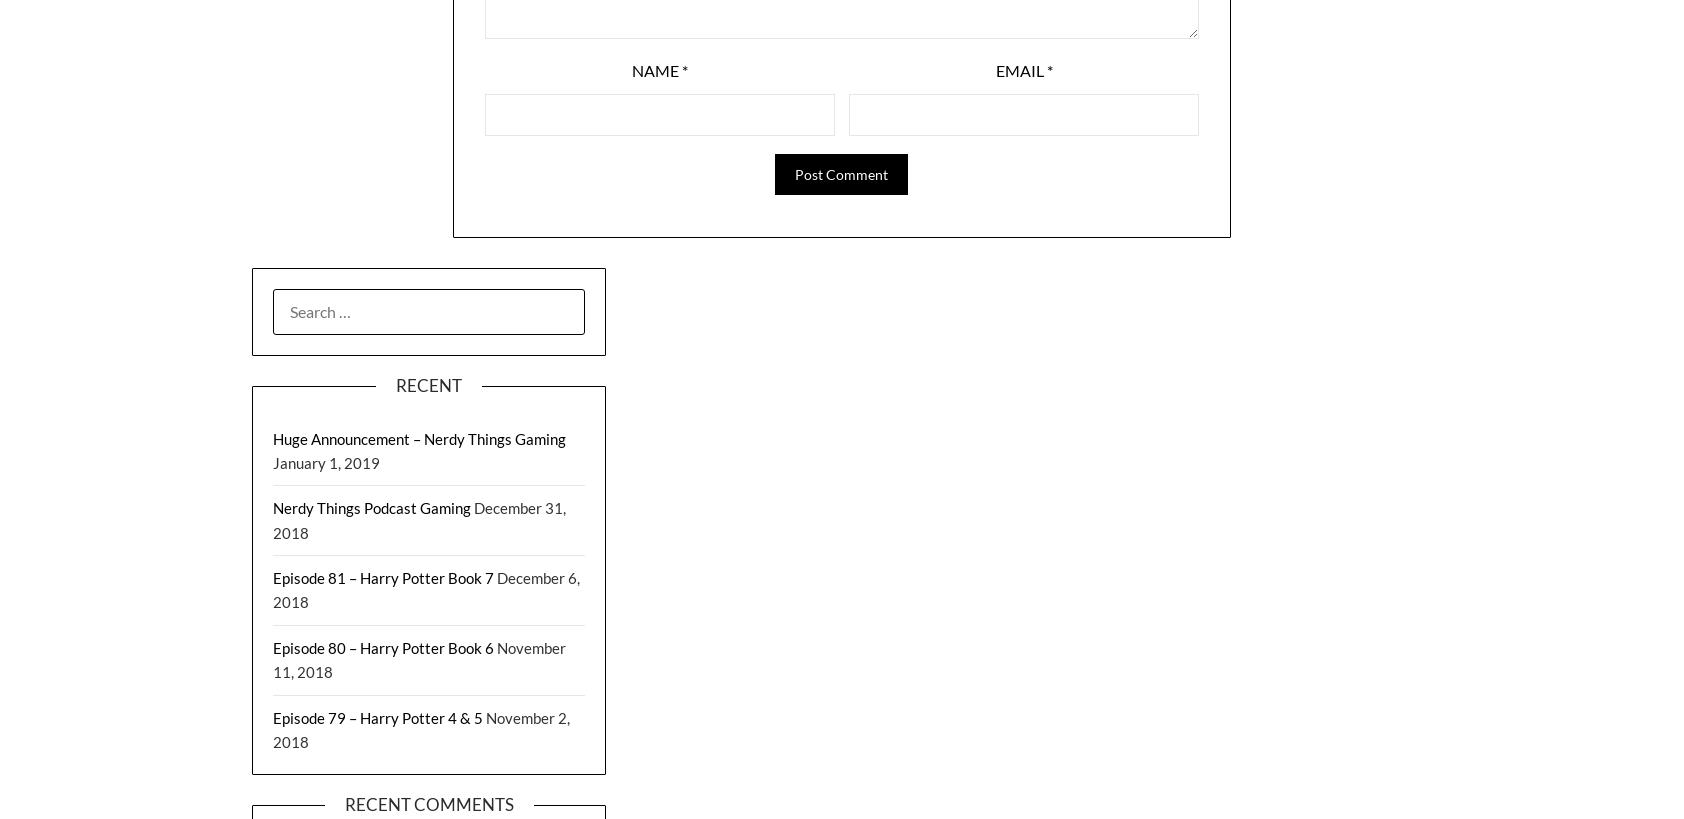  What do you see at coordinates (383, 577) in the screenshot?
I see `'Episode 81 – Harry Potter Book 7'` at bounding box center [383, 577].